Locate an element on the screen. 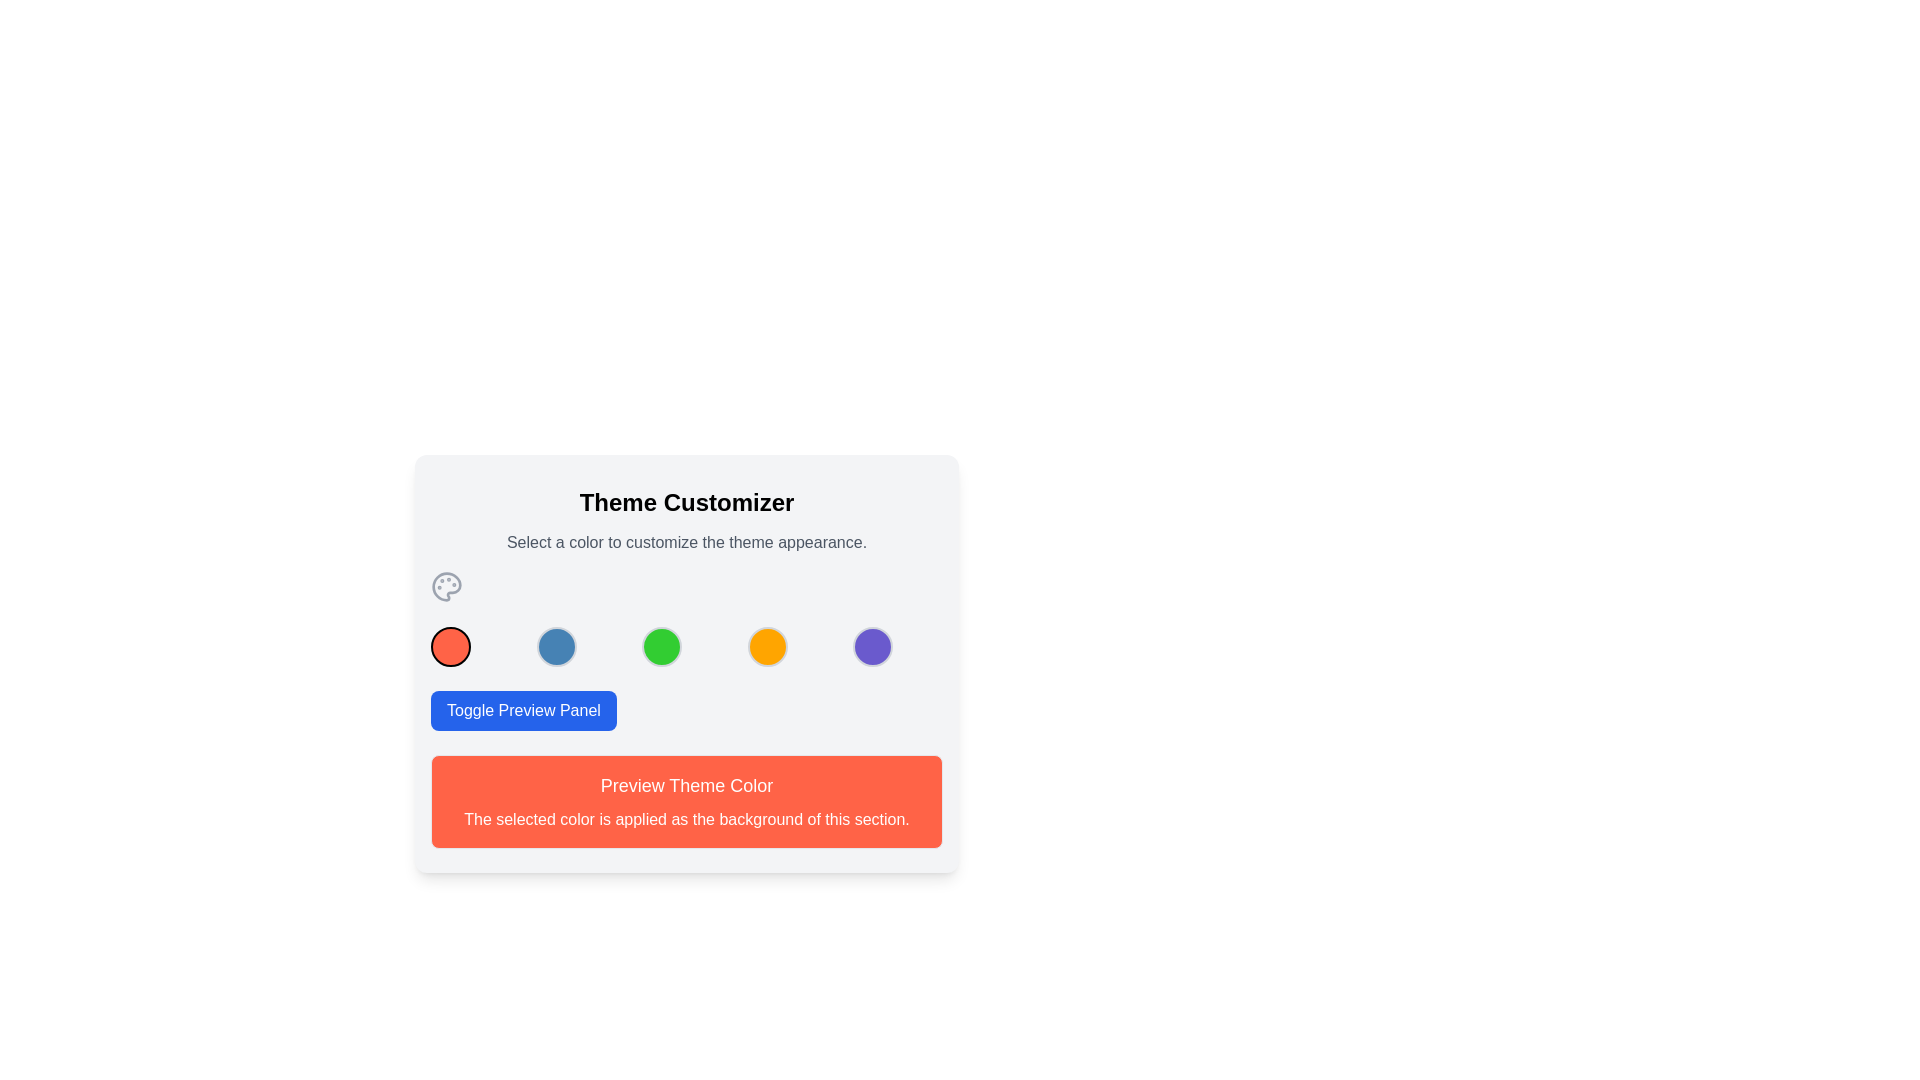 The height and width of the screenshot is (1080, 1920). the button that toggles the preview panel on or off, located below the circular color options and above the 'Preview Theme Color' button is located at coordinates (523, 709).